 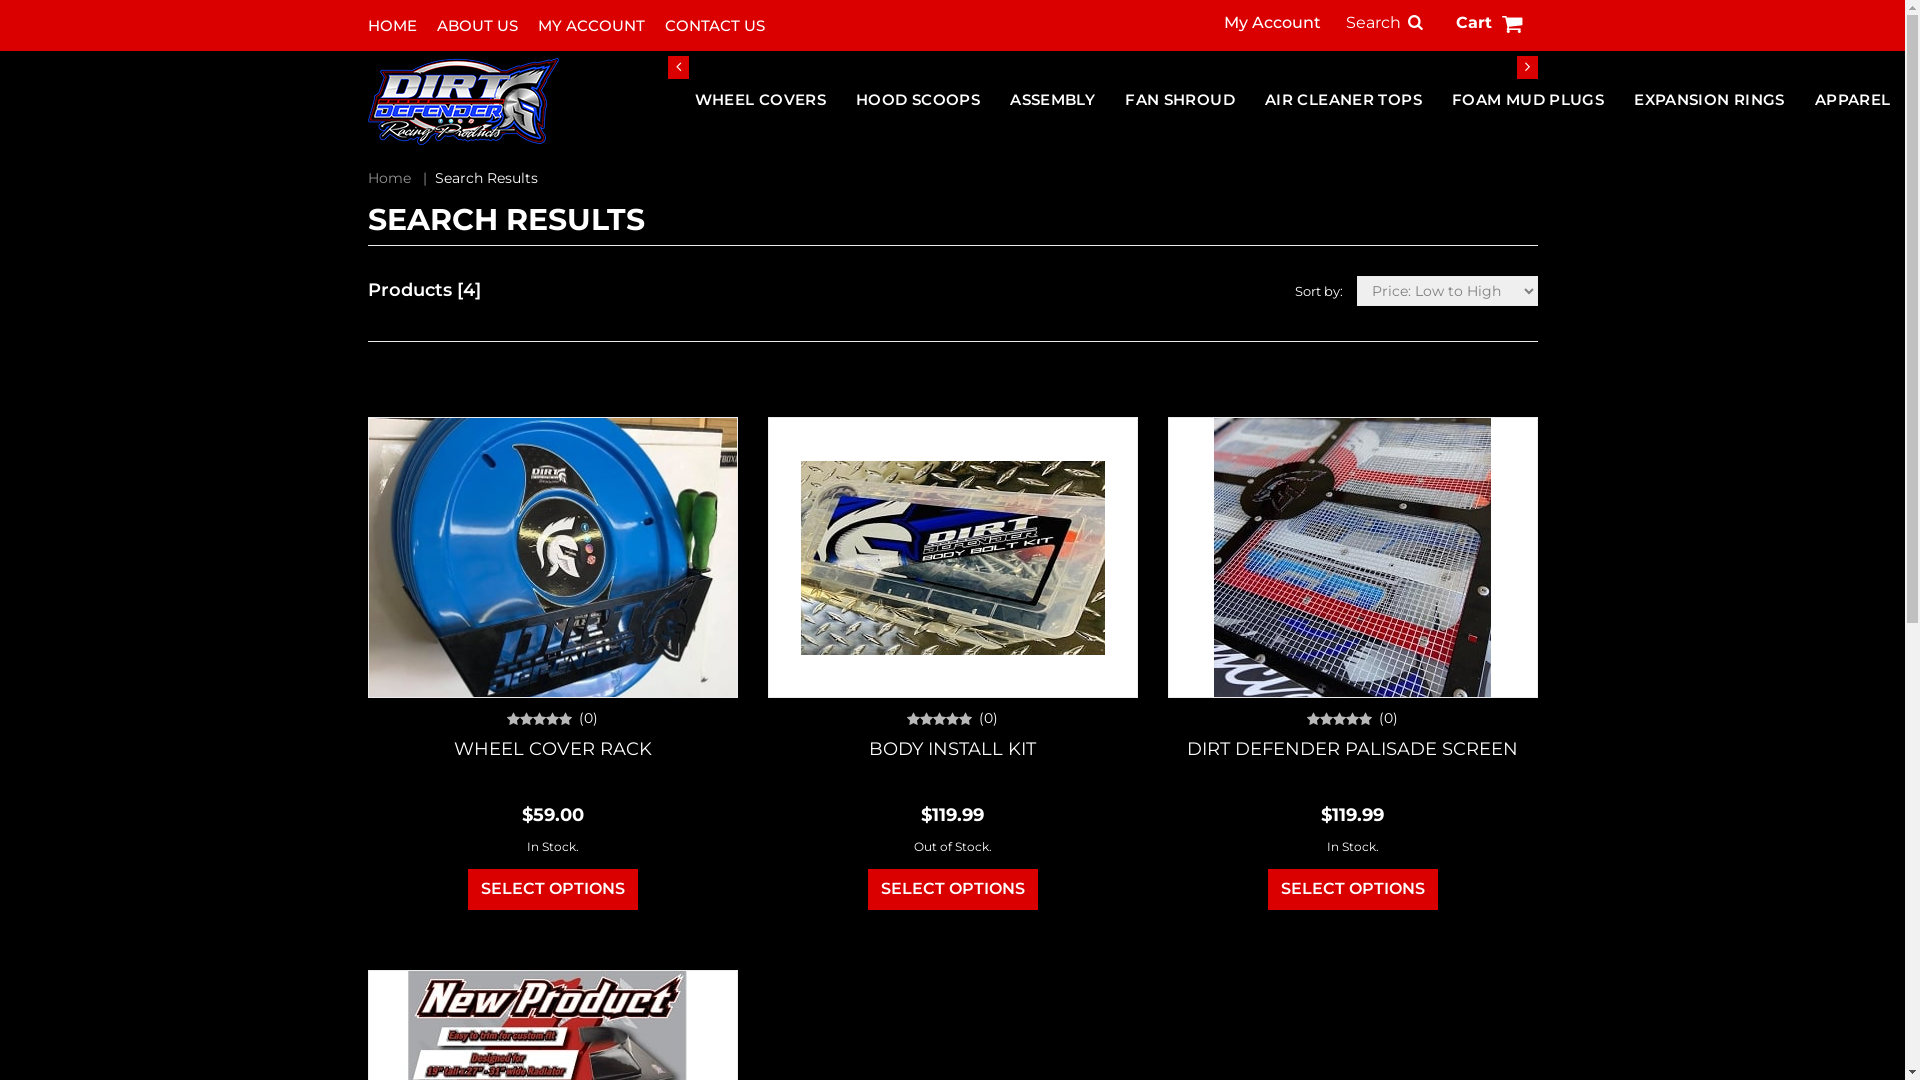 I want to click on 'ASSEMBLY', so click(x=1051, y=100).